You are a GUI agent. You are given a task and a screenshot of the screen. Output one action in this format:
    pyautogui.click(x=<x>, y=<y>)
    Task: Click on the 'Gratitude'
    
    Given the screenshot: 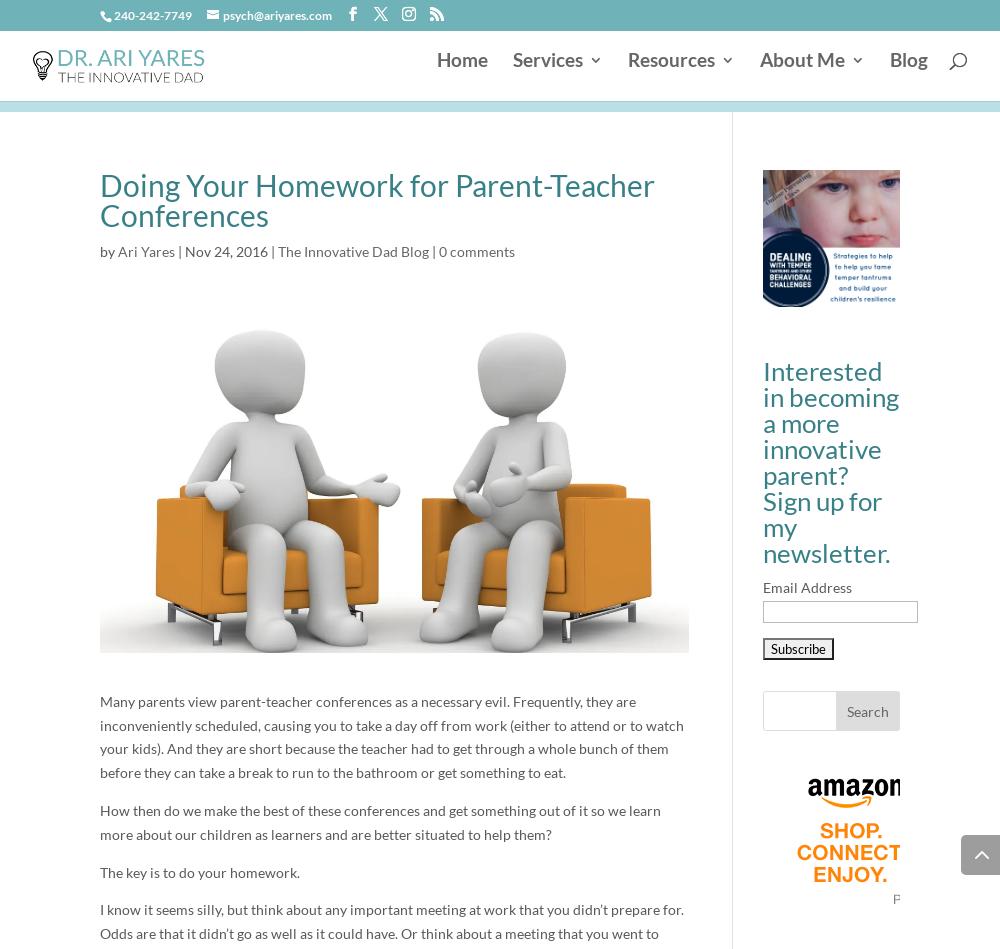 What is the action you would take?
    pyautogui.click(x=468, y=359)
    